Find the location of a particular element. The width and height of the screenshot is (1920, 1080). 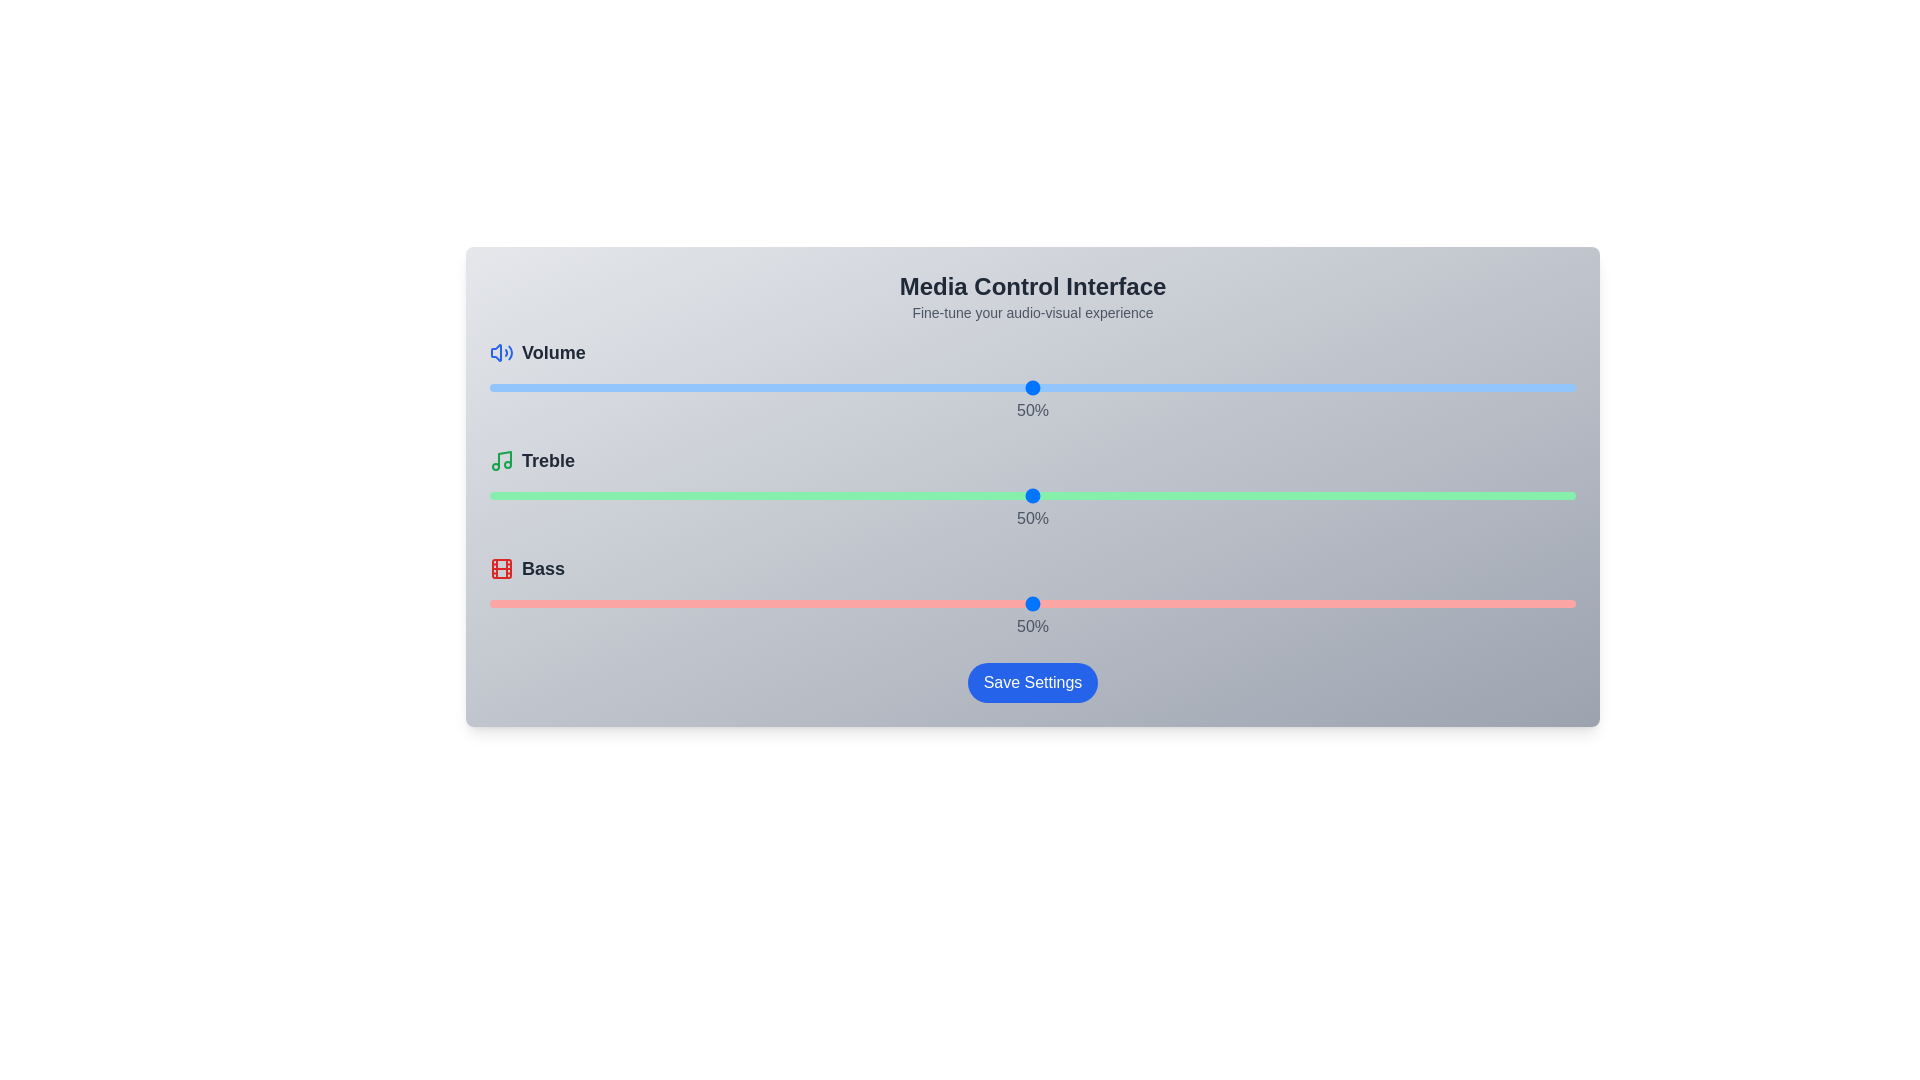

bass level is located at coordinates (1489, 603).